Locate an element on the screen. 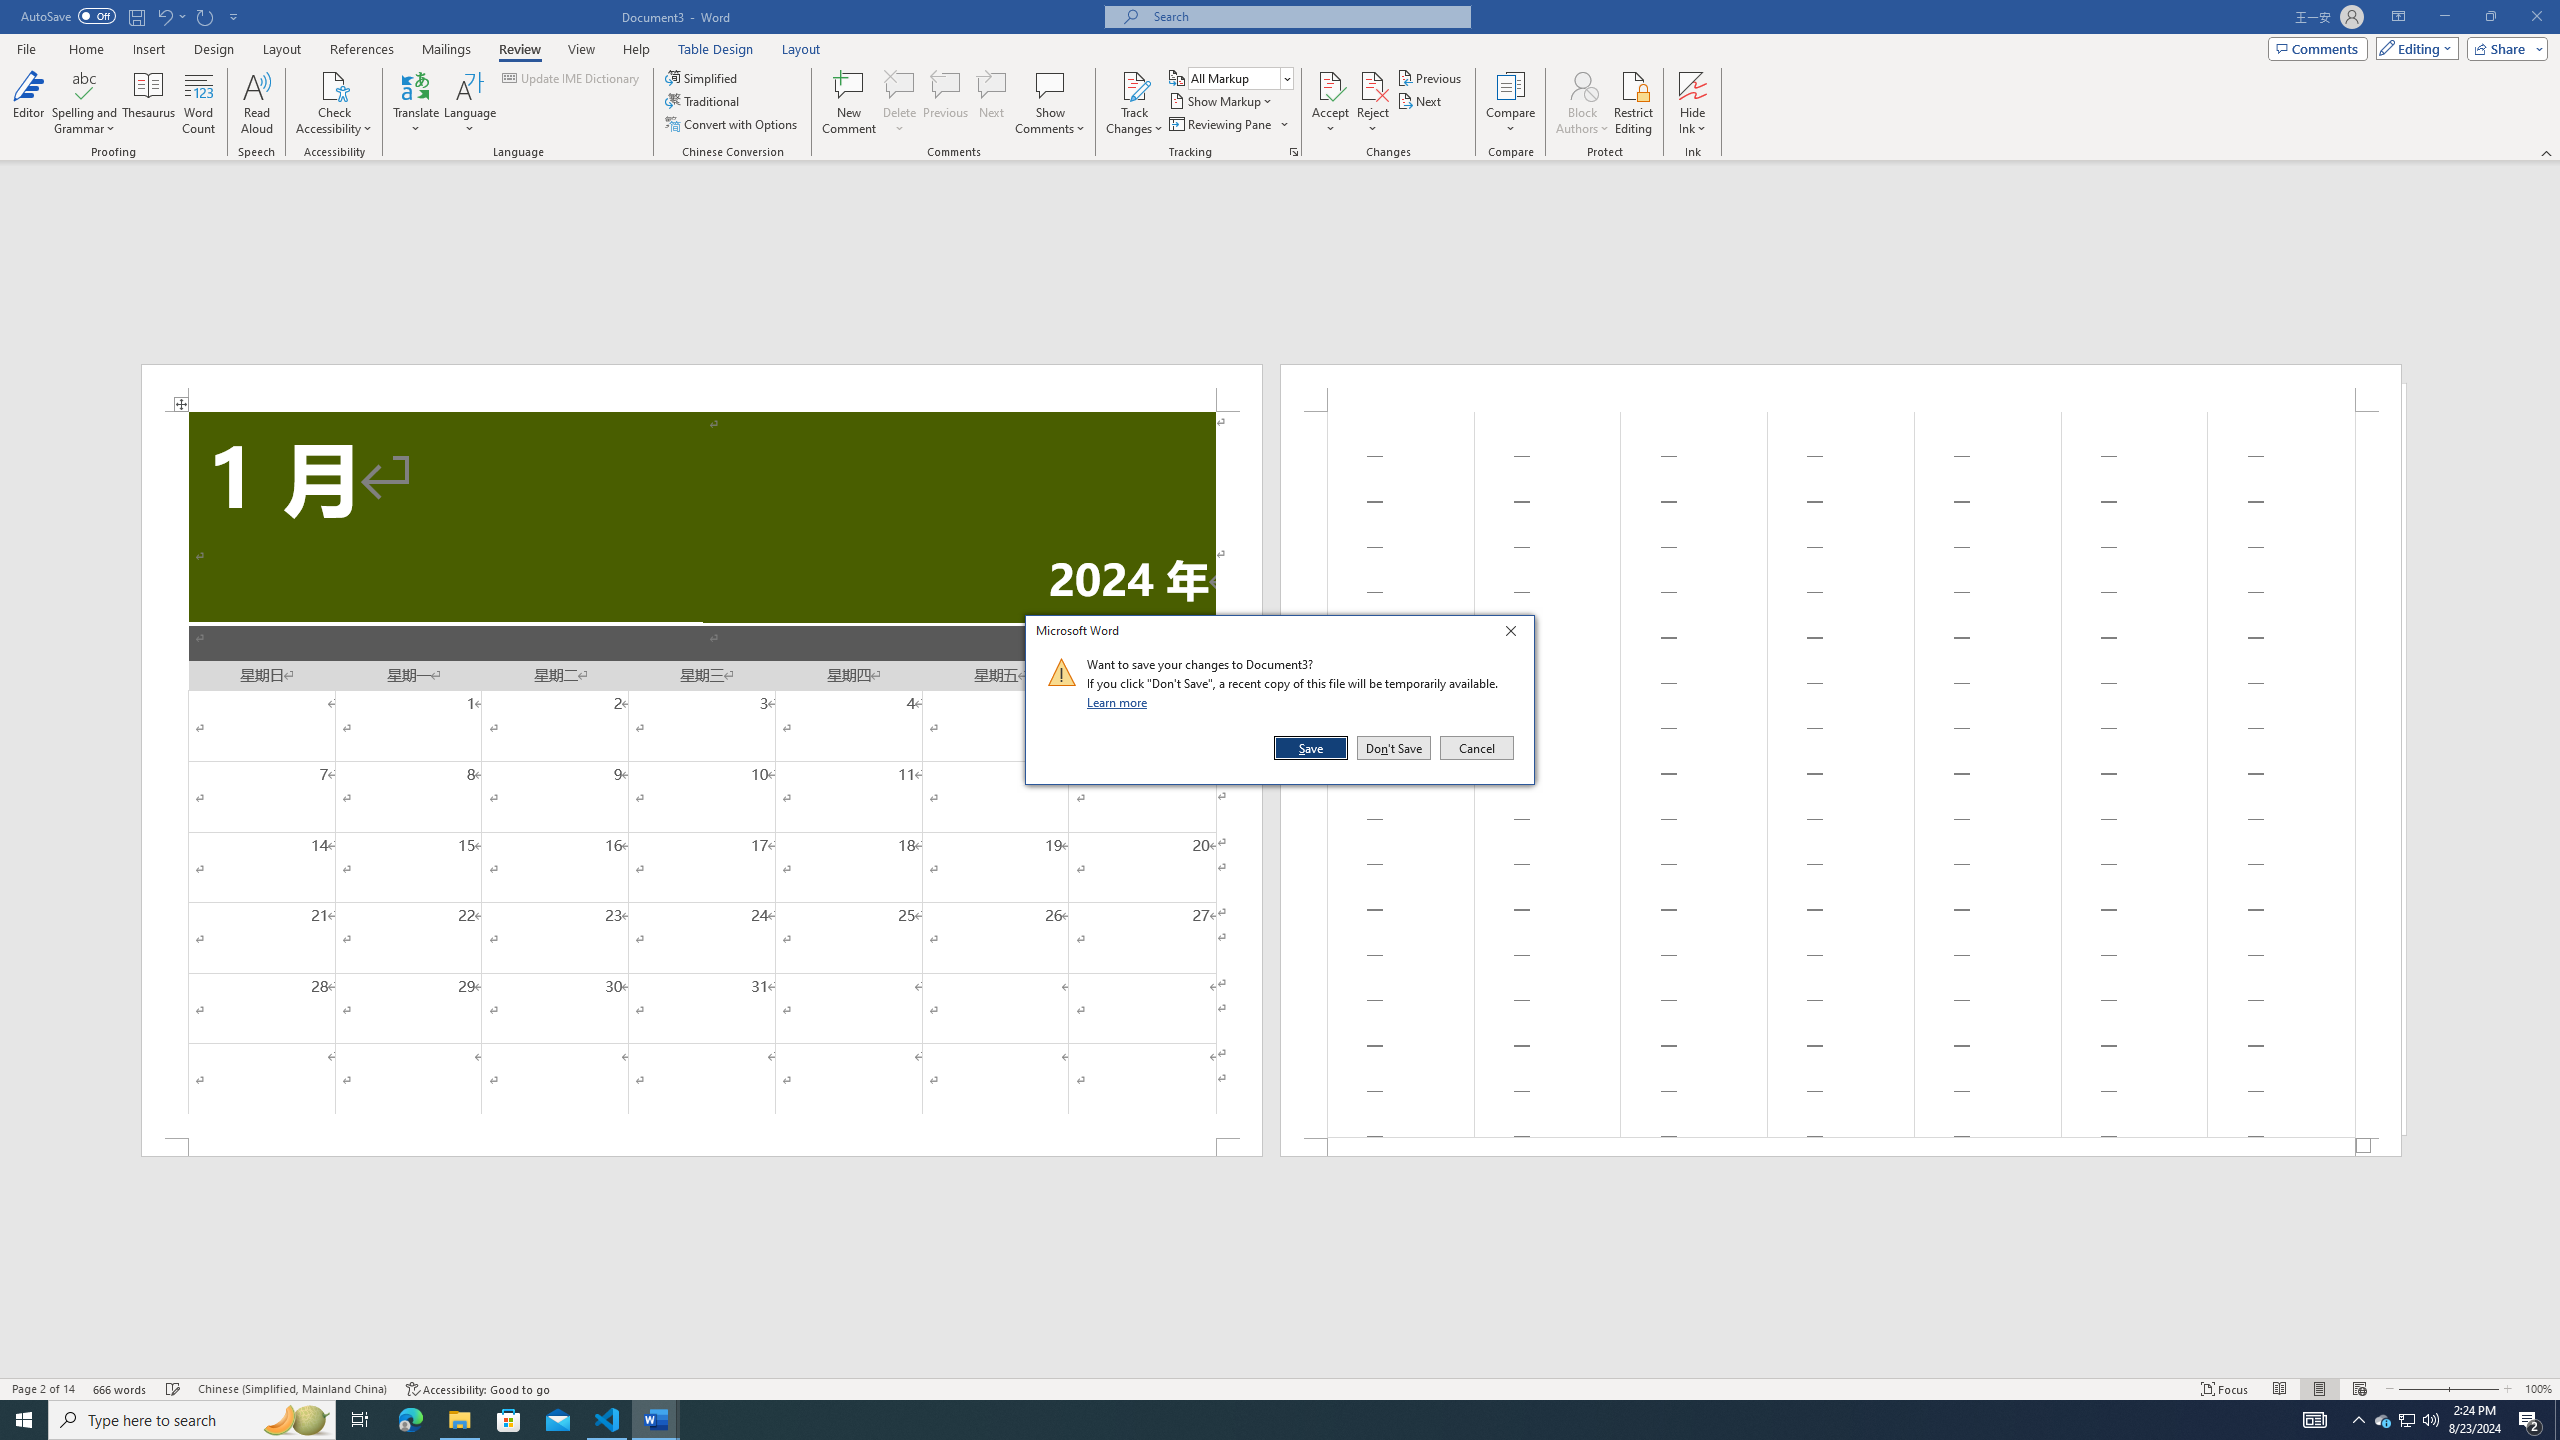  'File Explorer - 1 running window' is located at coordinates (458, 1418).